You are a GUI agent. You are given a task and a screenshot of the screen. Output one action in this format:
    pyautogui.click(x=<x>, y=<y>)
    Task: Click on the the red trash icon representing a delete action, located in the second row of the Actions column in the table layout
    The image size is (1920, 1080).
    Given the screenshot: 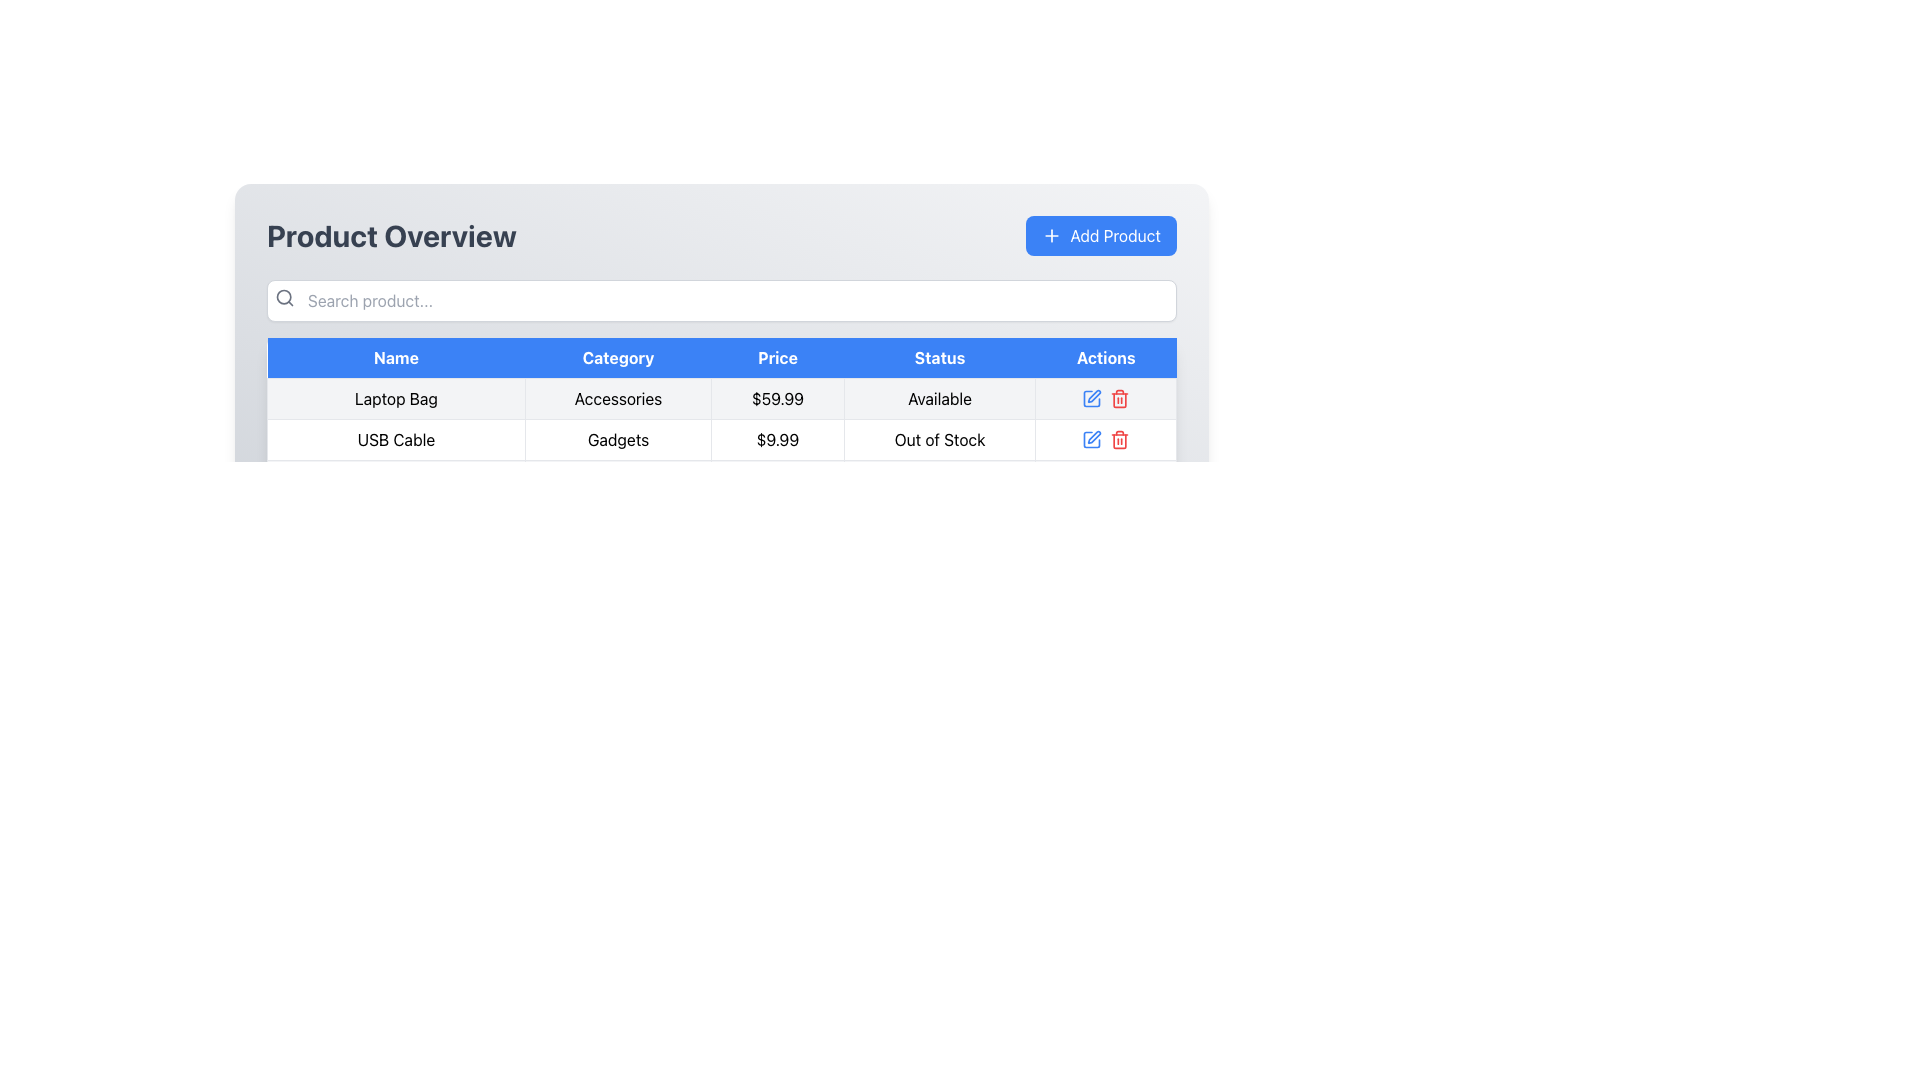 What is the action you would take?
    pyautogui.click(x=1118, y=438)
    